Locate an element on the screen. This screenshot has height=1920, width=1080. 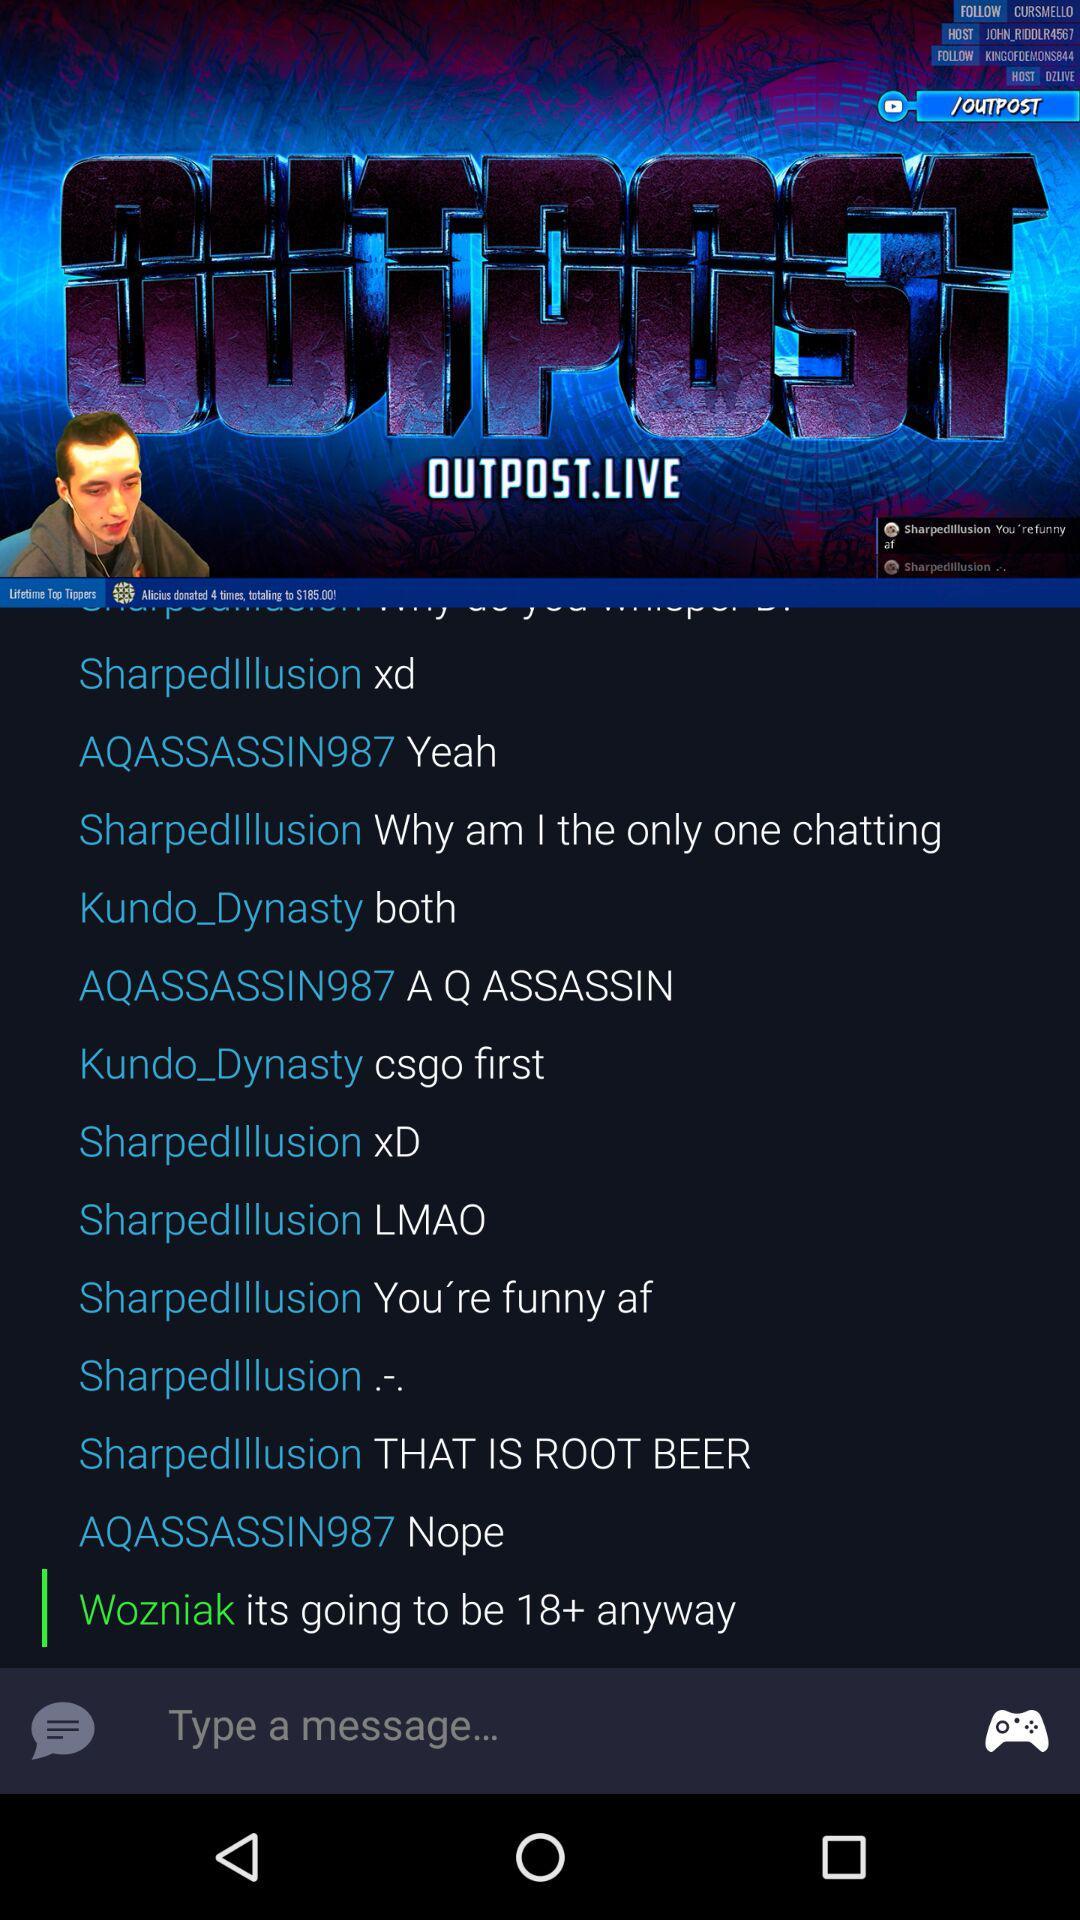
the chat icon is located at coordinates (61, 1730).